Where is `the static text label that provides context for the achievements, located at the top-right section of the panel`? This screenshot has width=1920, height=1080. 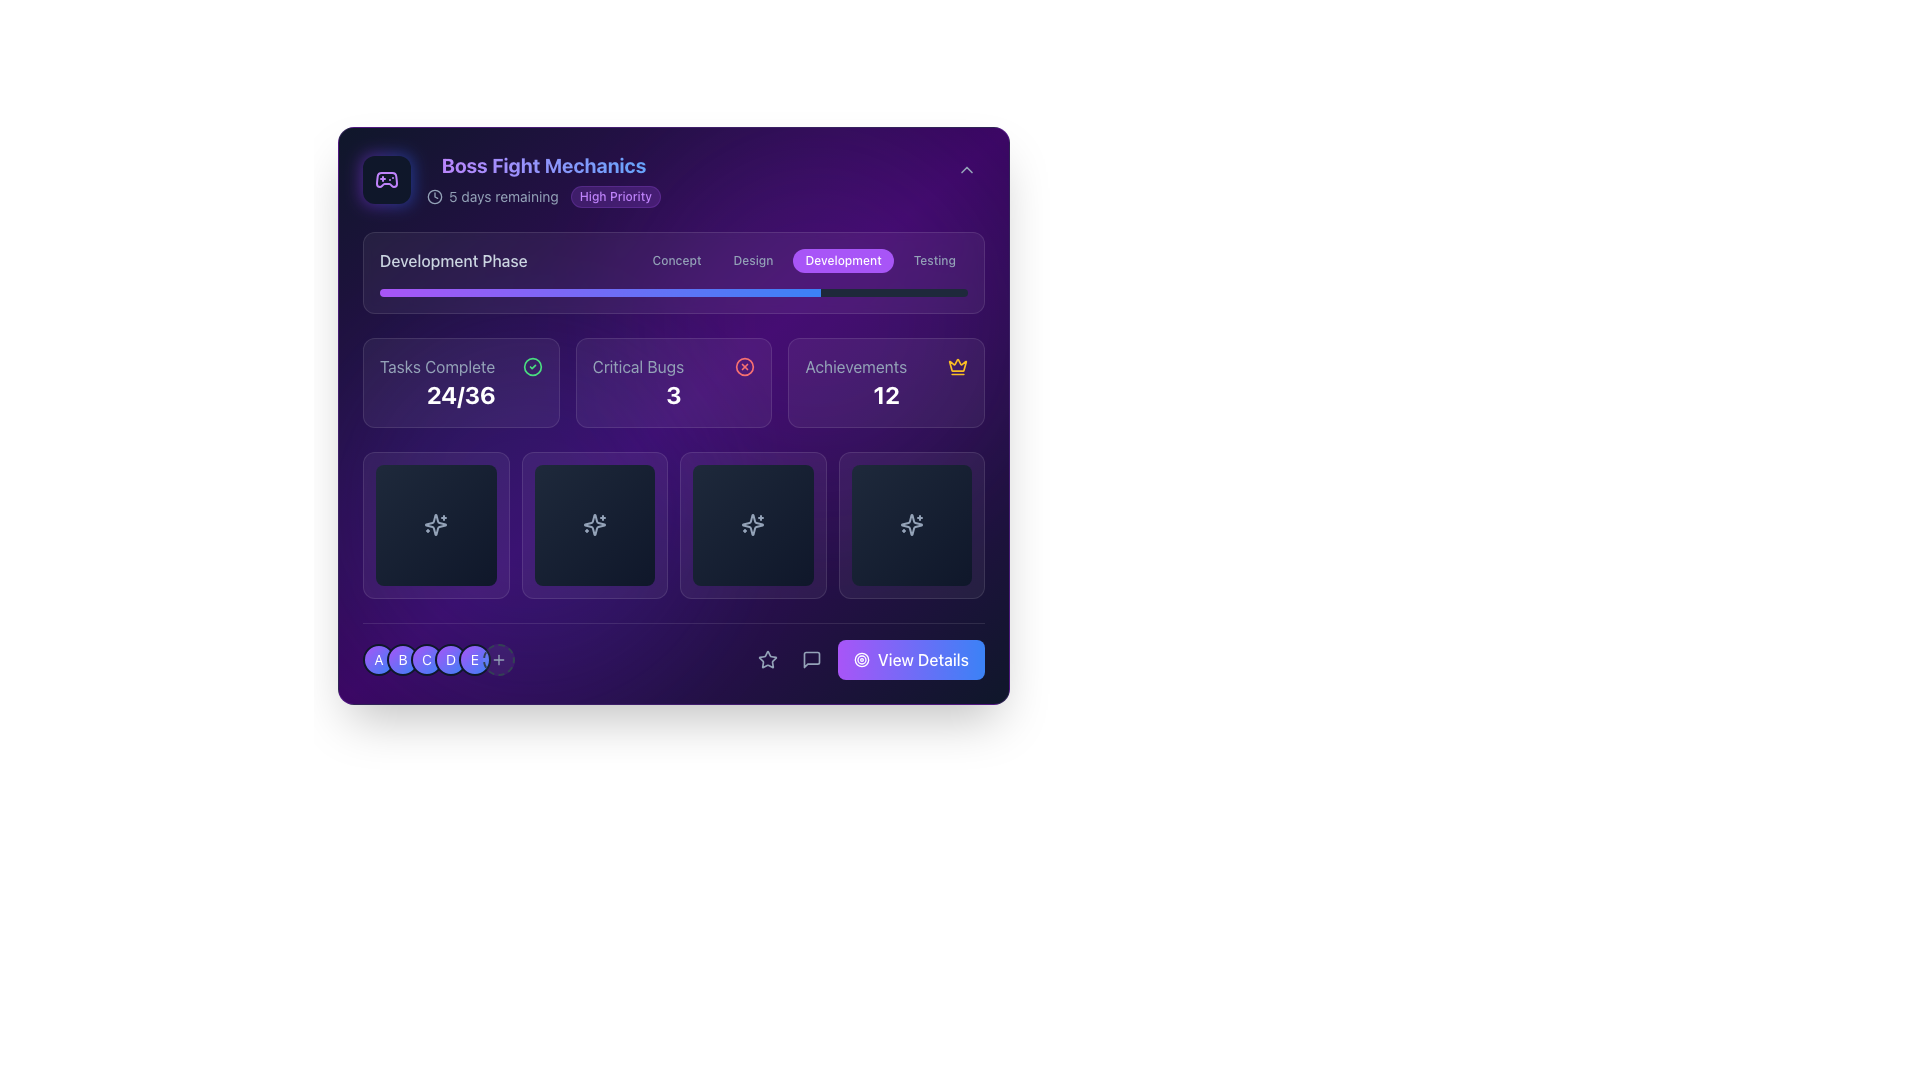 the static text label that provides context for the achievements, located at the top-right section of the panel is located at coordinates (856, 366).